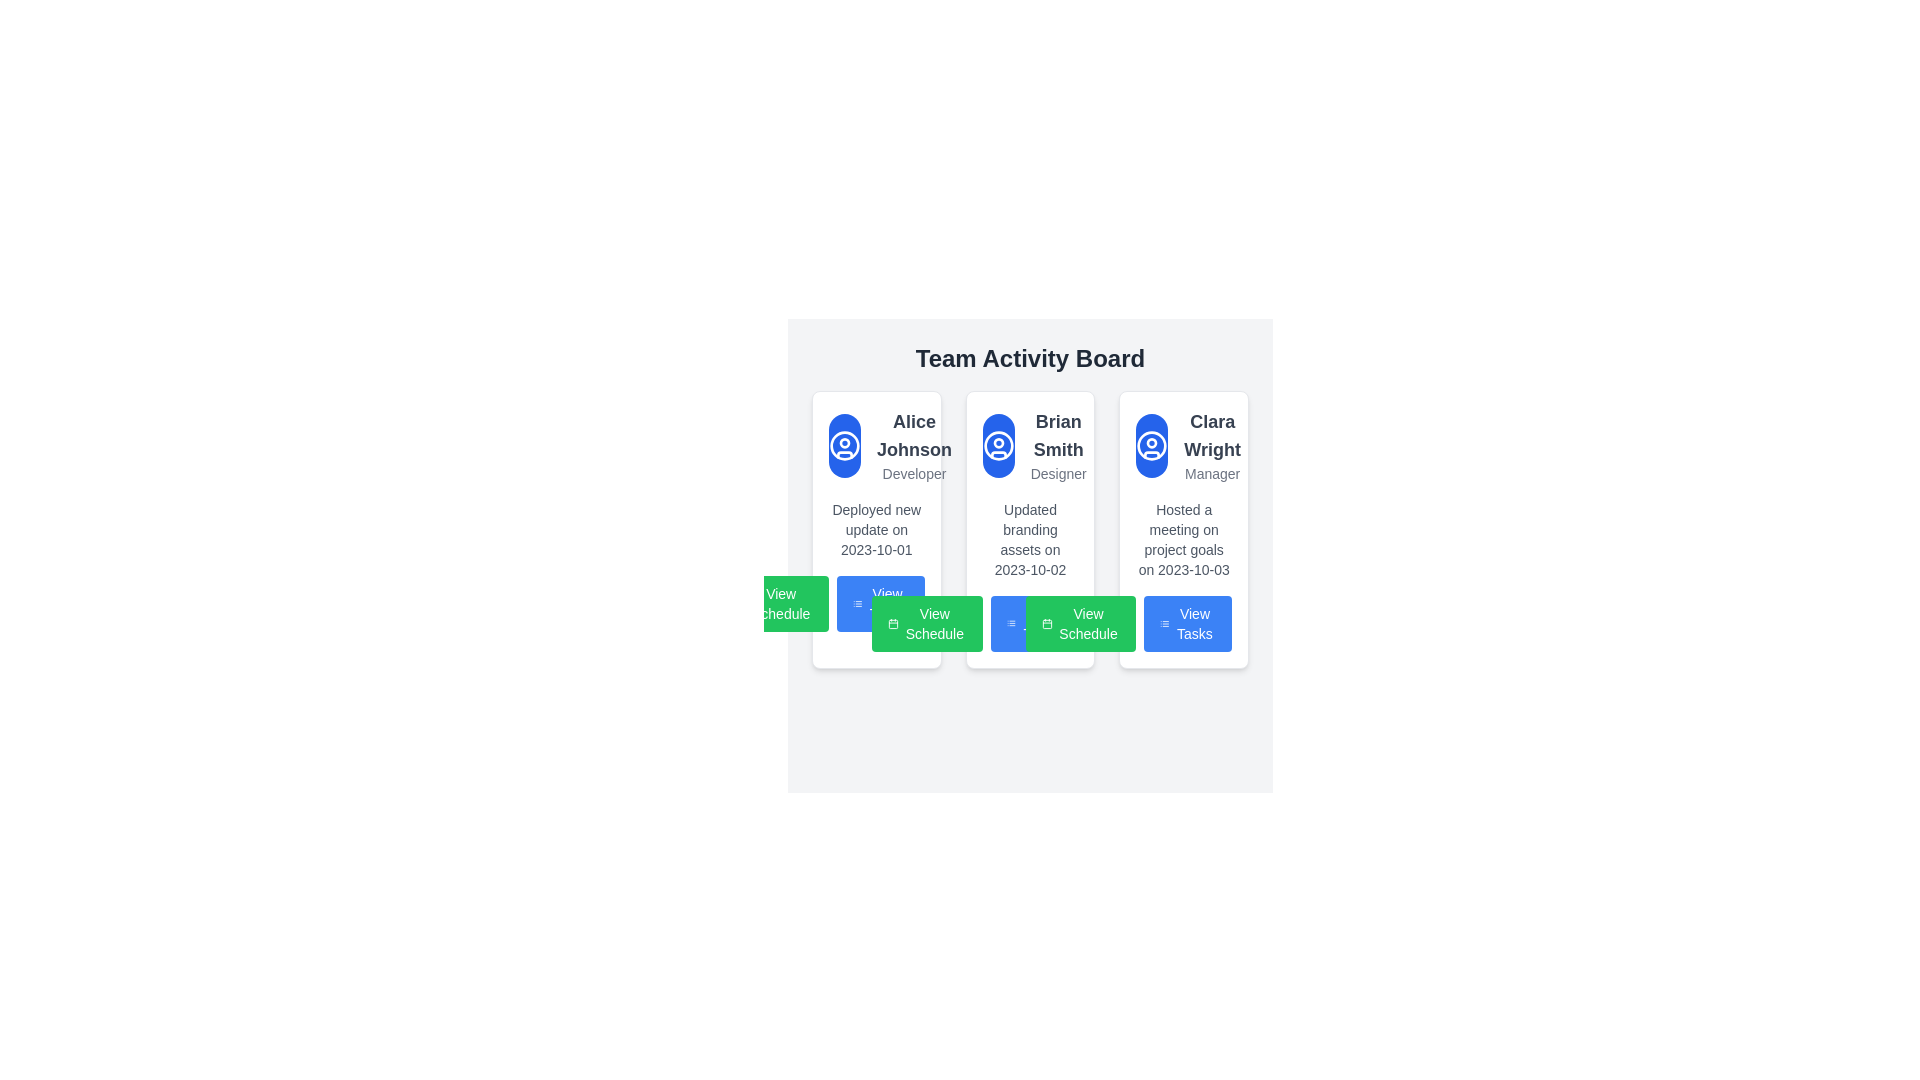 The image size is (1920, 1080). What do you see at coordinates (892, 623) in the screenshot?
I see `the green calendar icon located on the left side of the 'View Schedule' button` at bounding box center [892, 623].